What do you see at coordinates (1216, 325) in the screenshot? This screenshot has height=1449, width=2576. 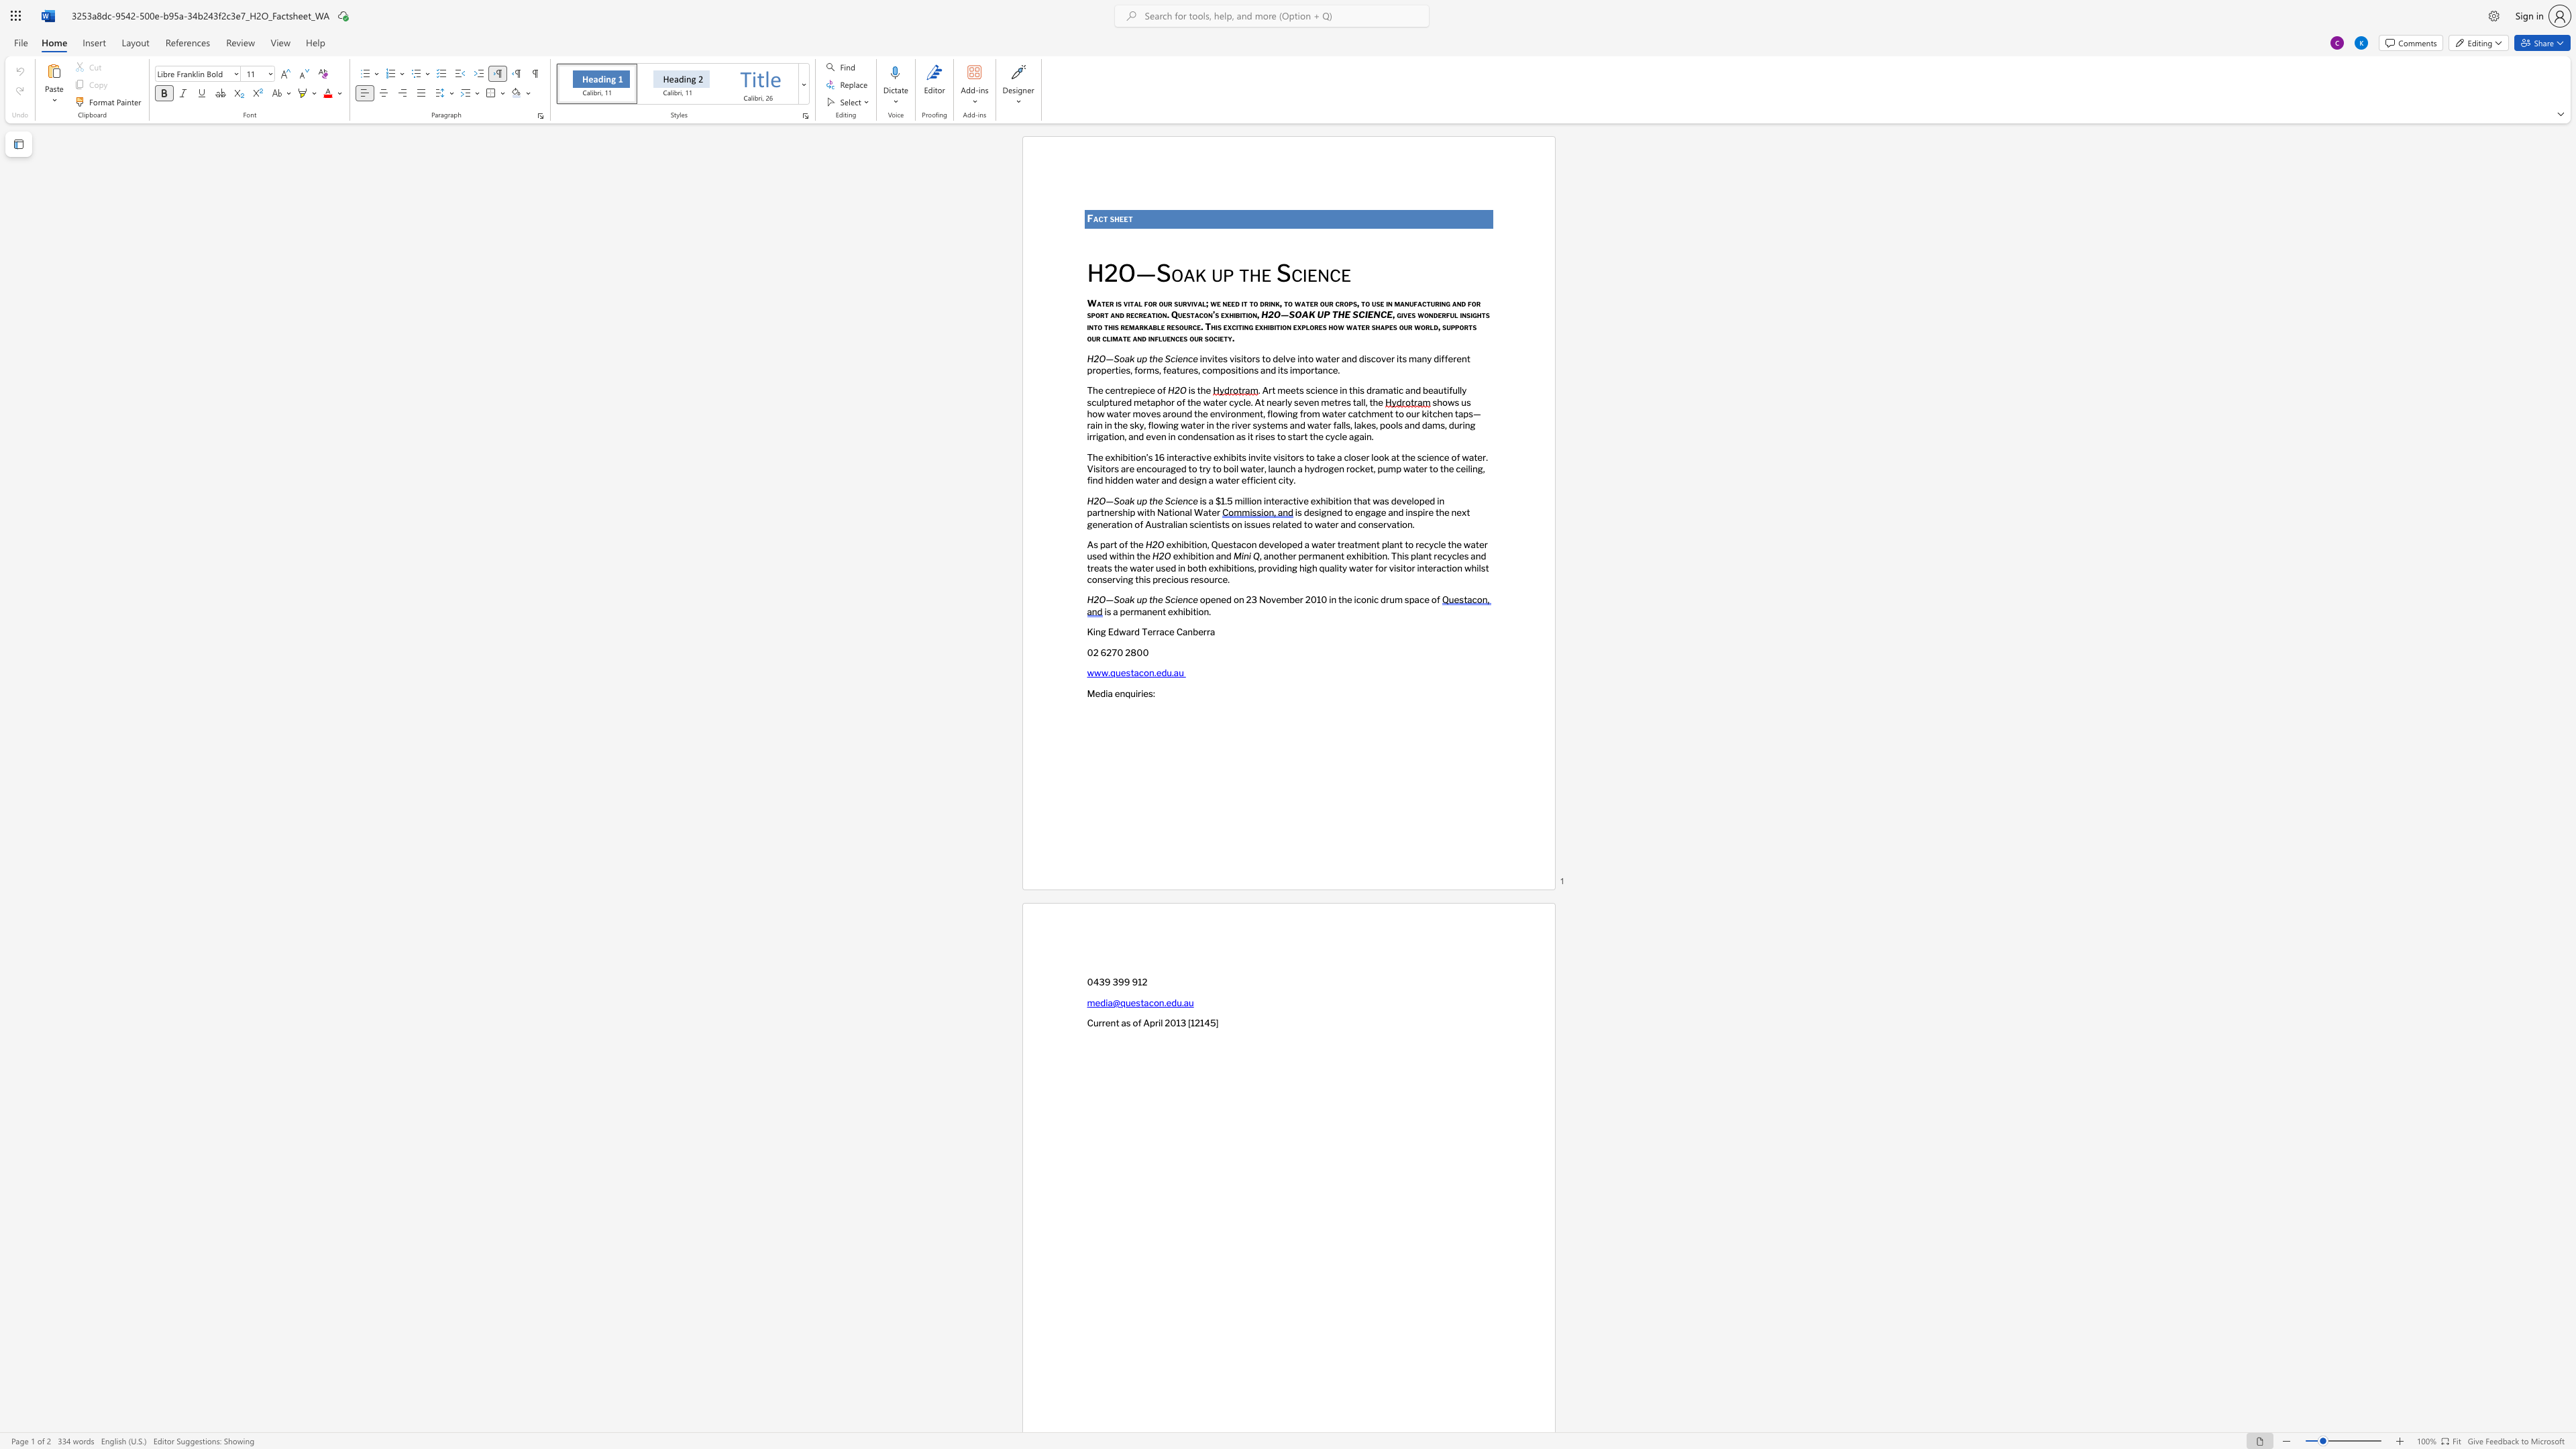 I see `the subset text "s exciting exhibition explores" within the text ", gives wonderful insights into this remarkable resource. This exciting exhibition explores how water shapes our world, supports our"` at bounding box center [1216, 325].